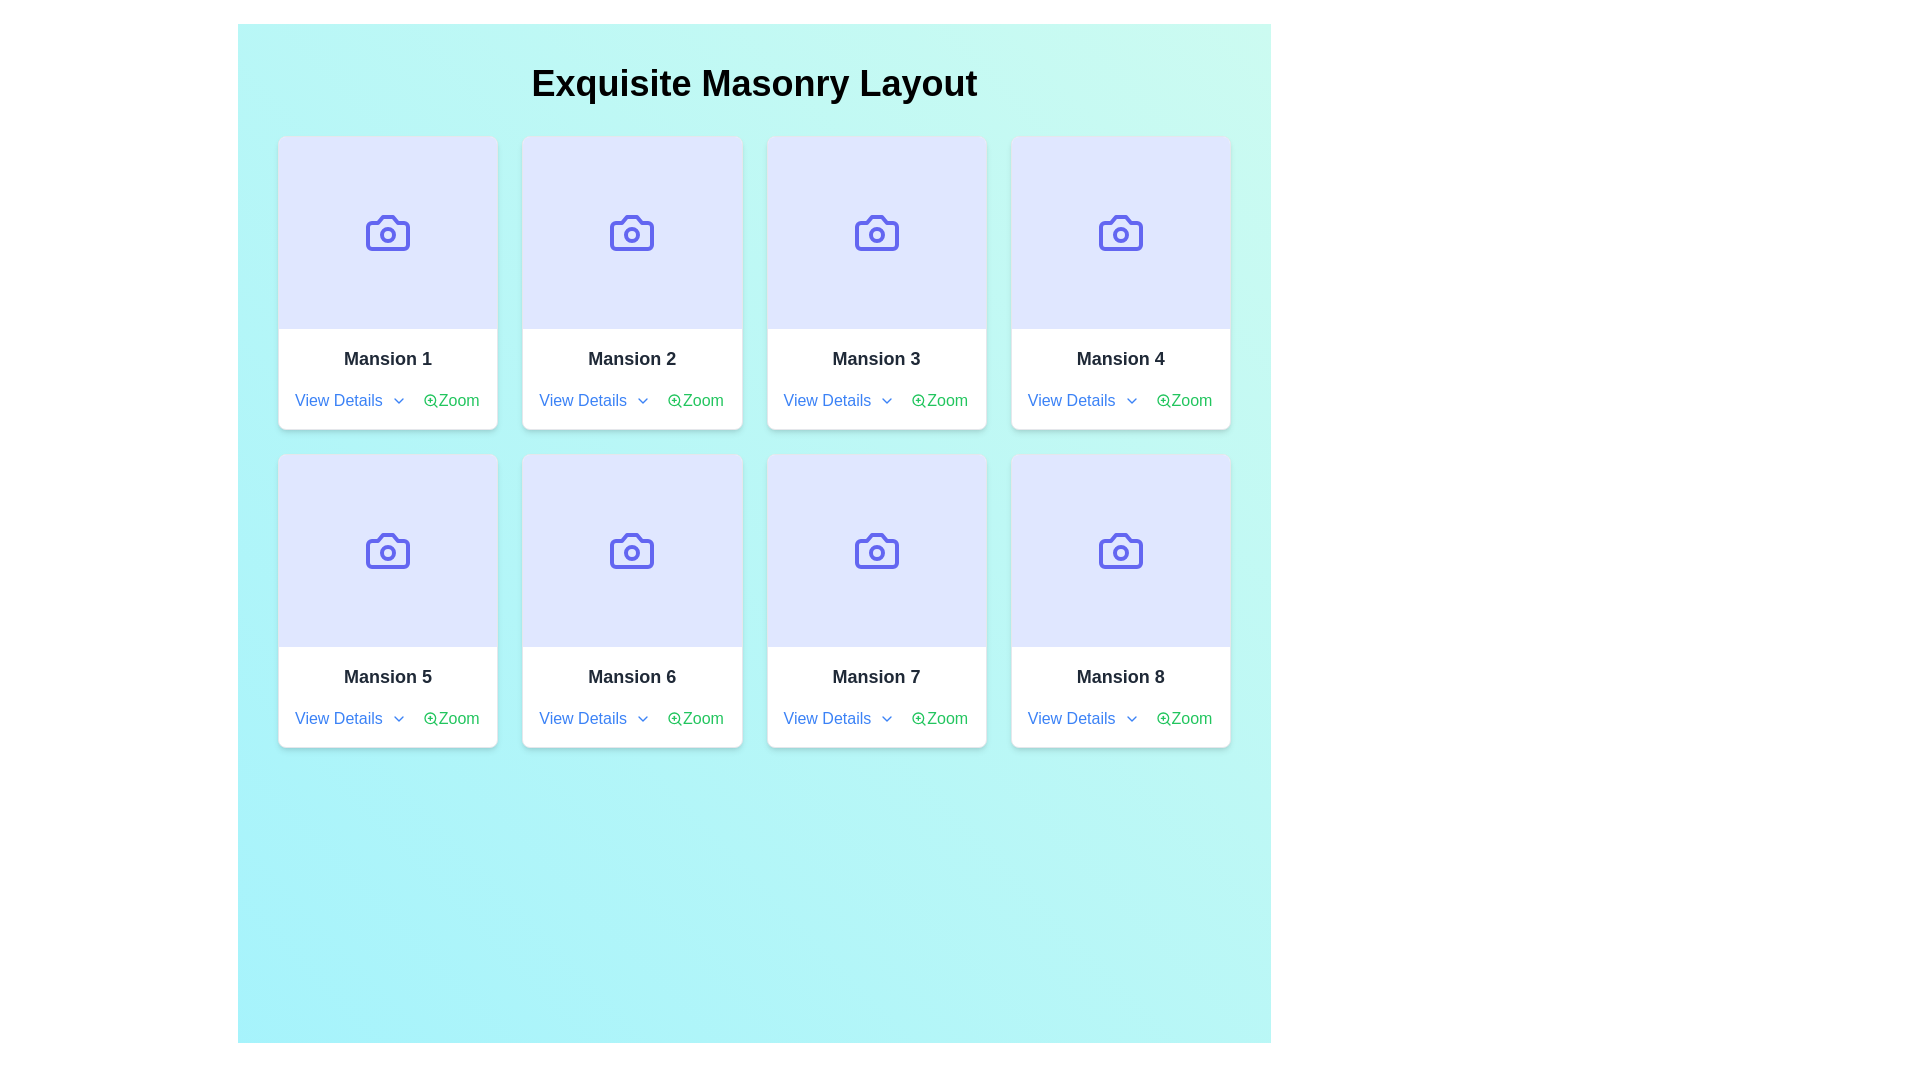  What do you see at coordinates (398, 717) in the screenshot?
I see `the downward-pointing chevron icon next to the 'View Details' text in the 'Mansion 5' card` at bounding box center [398, 717].